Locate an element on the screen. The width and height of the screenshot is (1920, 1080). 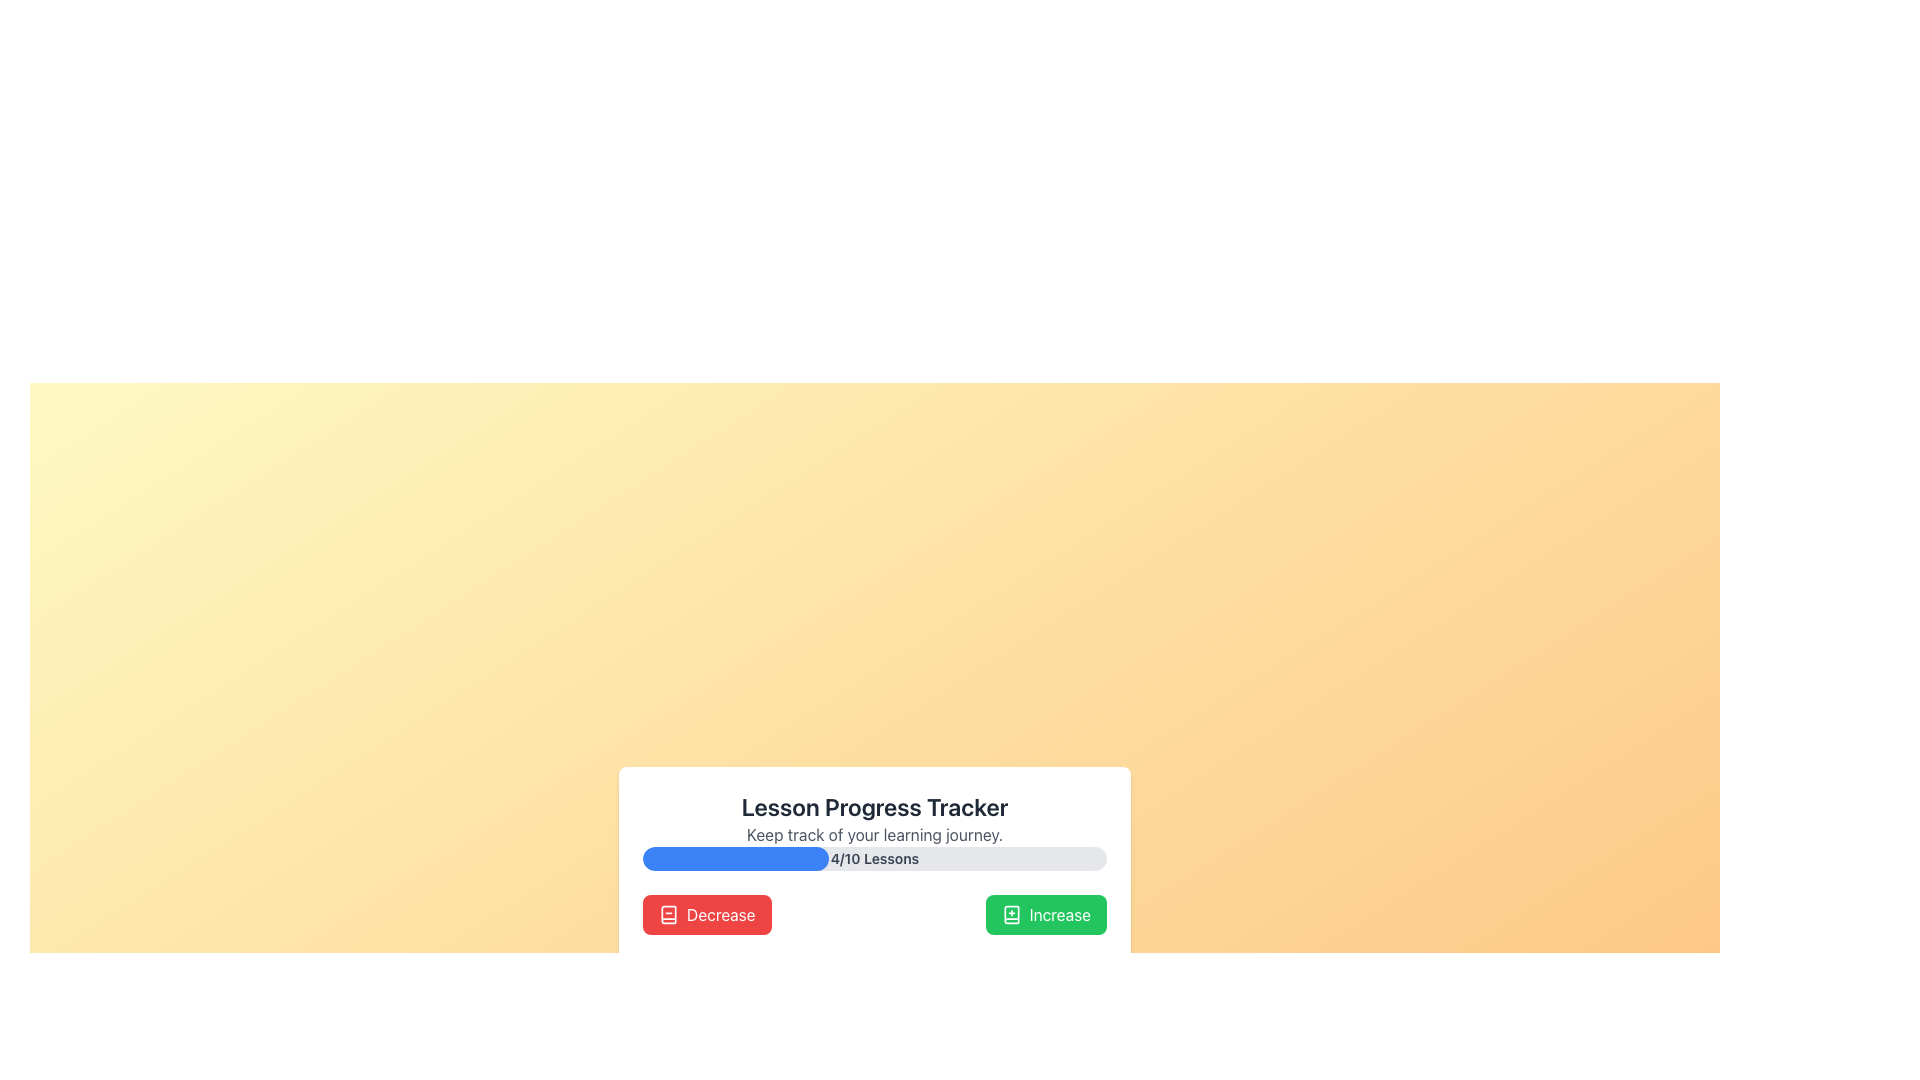
the Progress bar with text overlay that indicates '4 out of 10' within the 'Lesson Progress Tracker' card is located at coordinates (874, 858).